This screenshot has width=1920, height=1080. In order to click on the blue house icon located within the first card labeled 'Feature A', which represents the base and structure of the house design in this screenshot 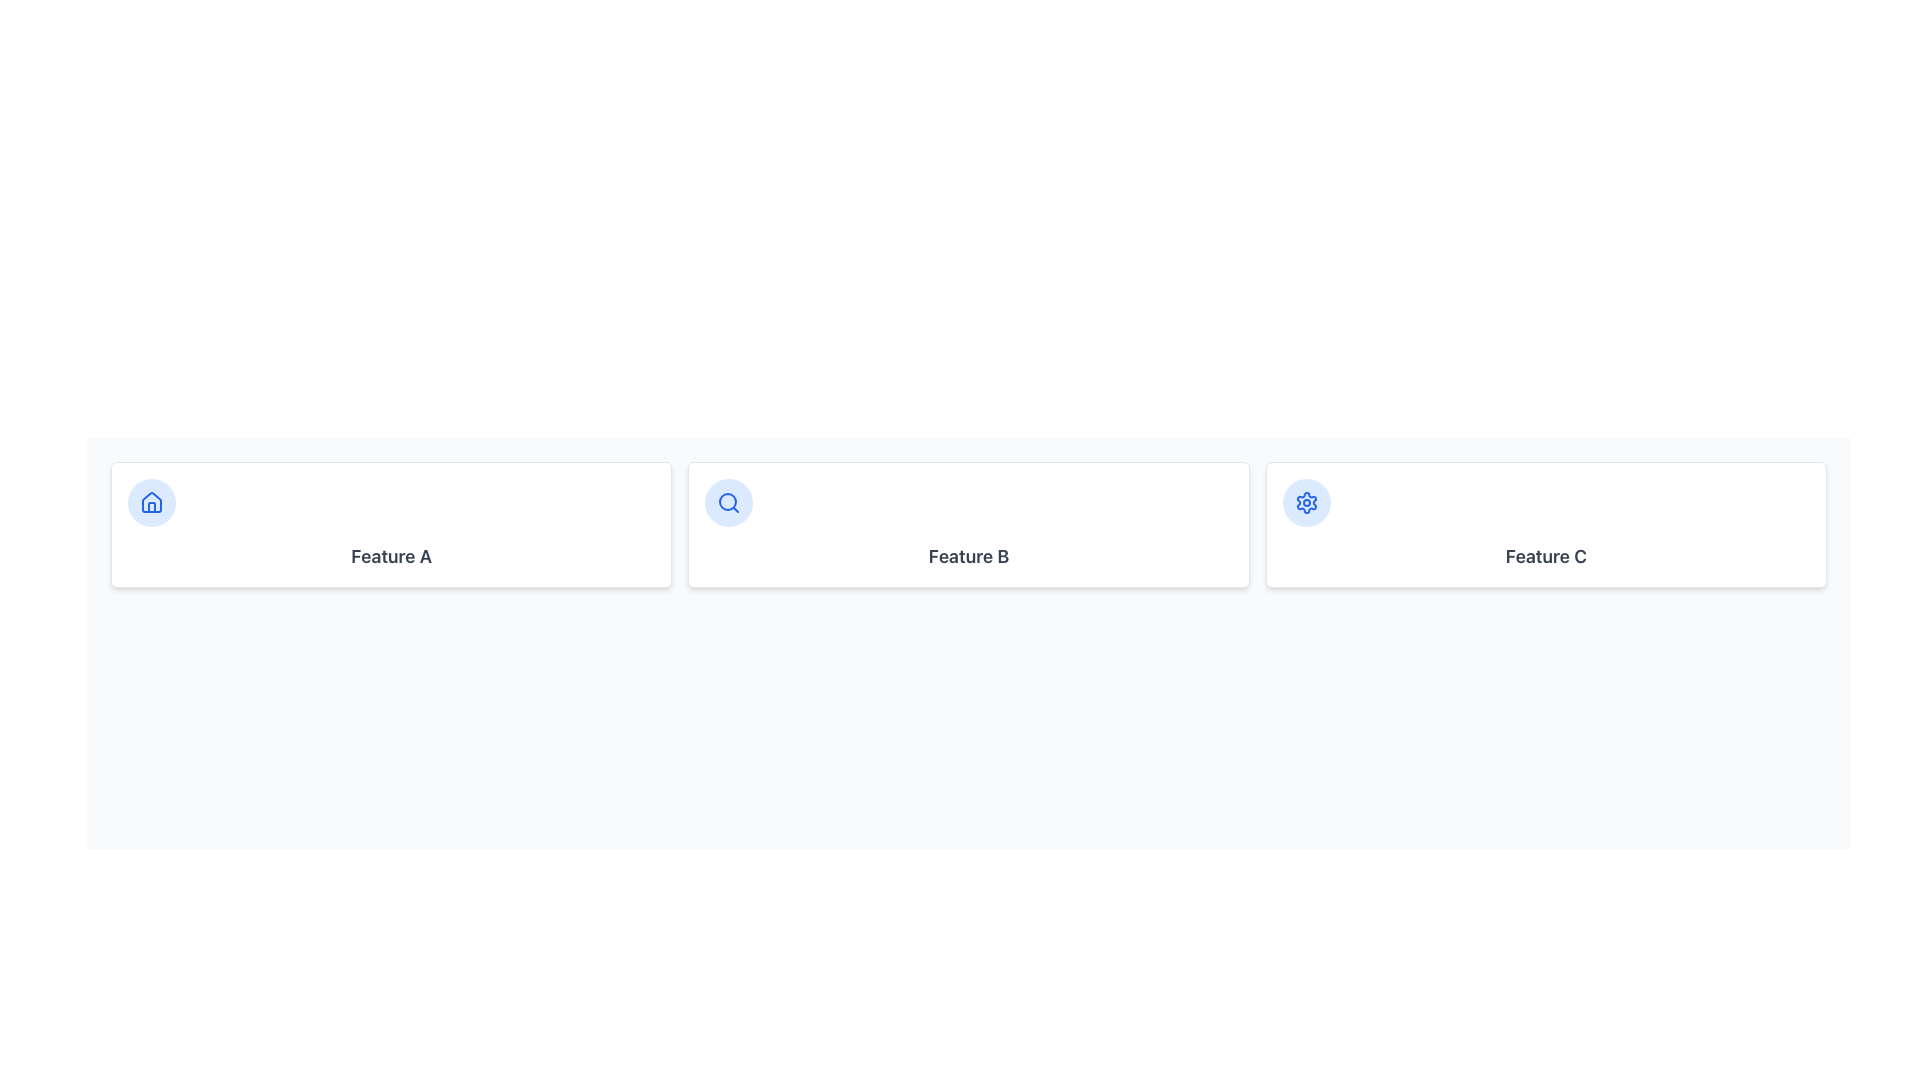, I will do `click(151, 500)`.